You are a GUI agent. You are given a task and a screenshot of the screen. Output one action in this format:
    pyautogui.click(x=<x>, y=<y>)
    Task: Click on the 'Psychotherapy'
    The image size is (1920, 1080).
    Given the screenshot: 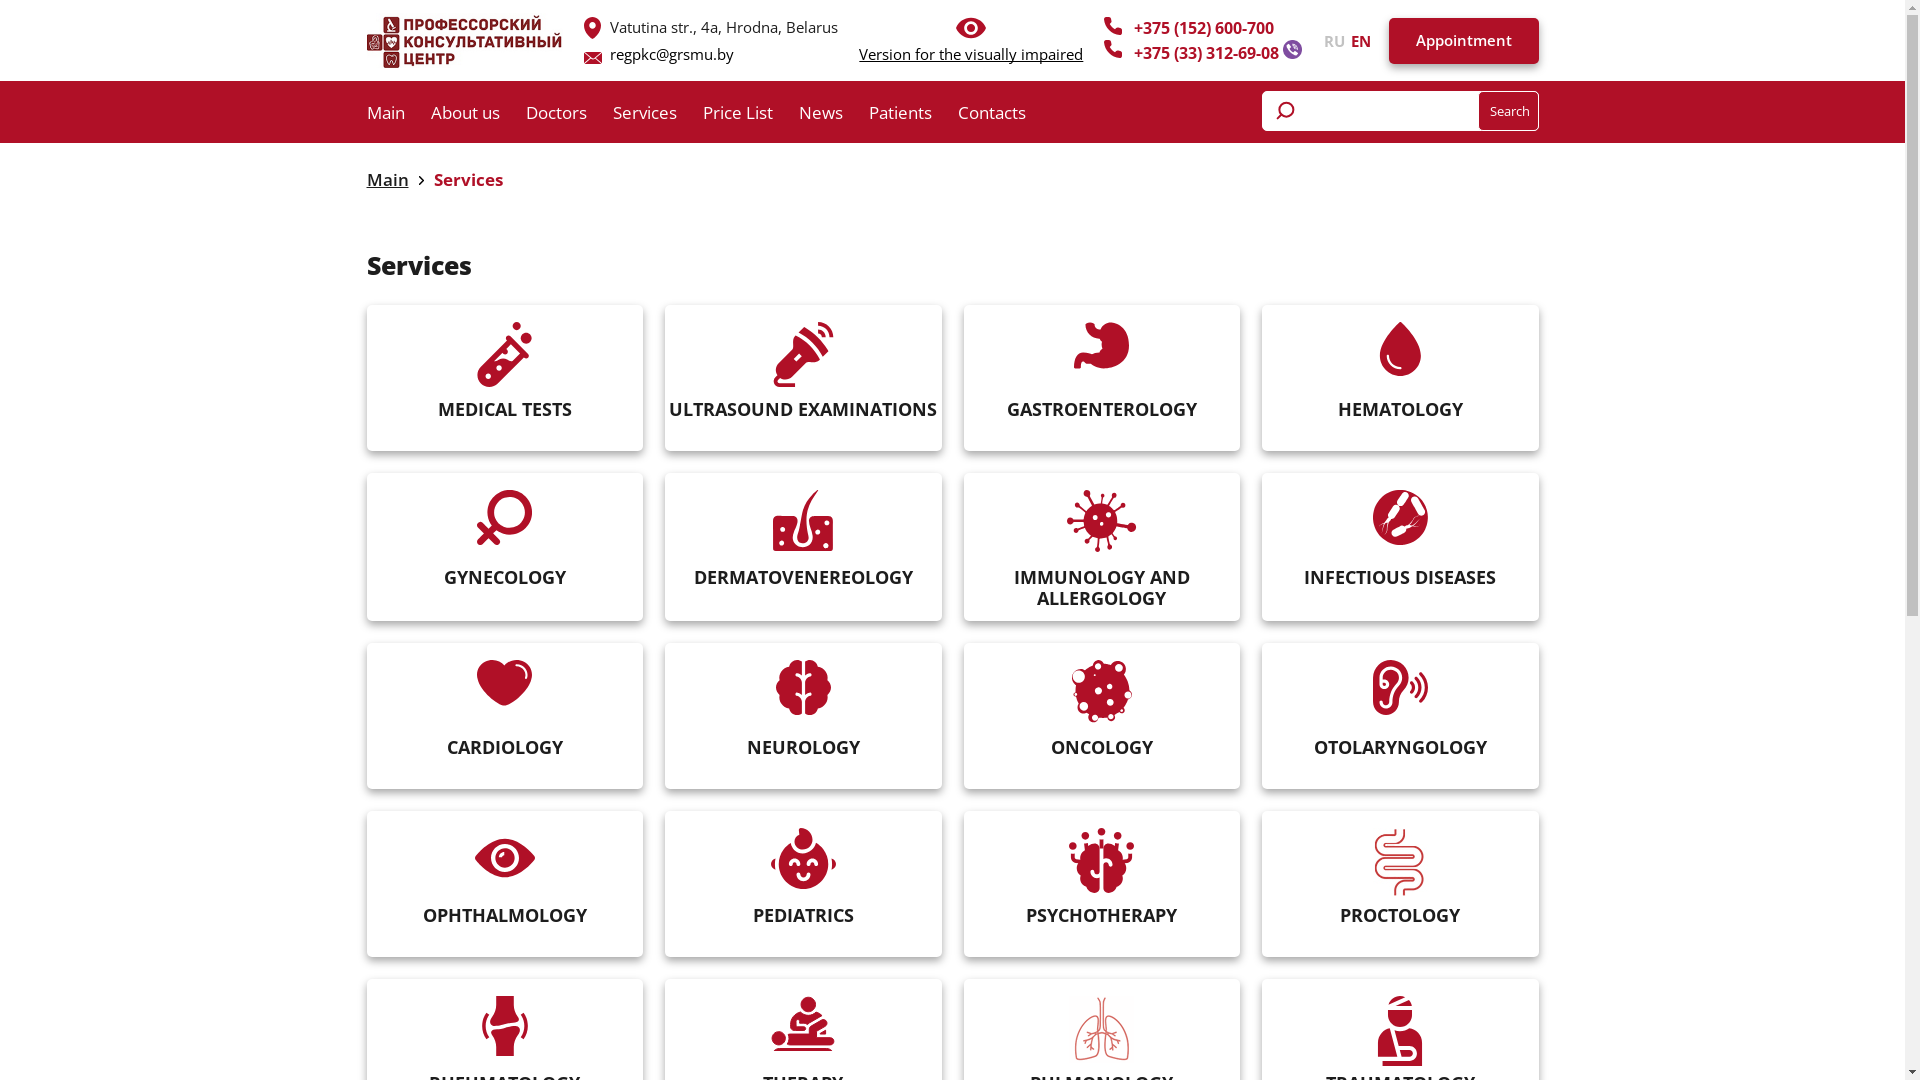 What is the action you would take?
    pyautogui.click(x=1100, y=859)
    